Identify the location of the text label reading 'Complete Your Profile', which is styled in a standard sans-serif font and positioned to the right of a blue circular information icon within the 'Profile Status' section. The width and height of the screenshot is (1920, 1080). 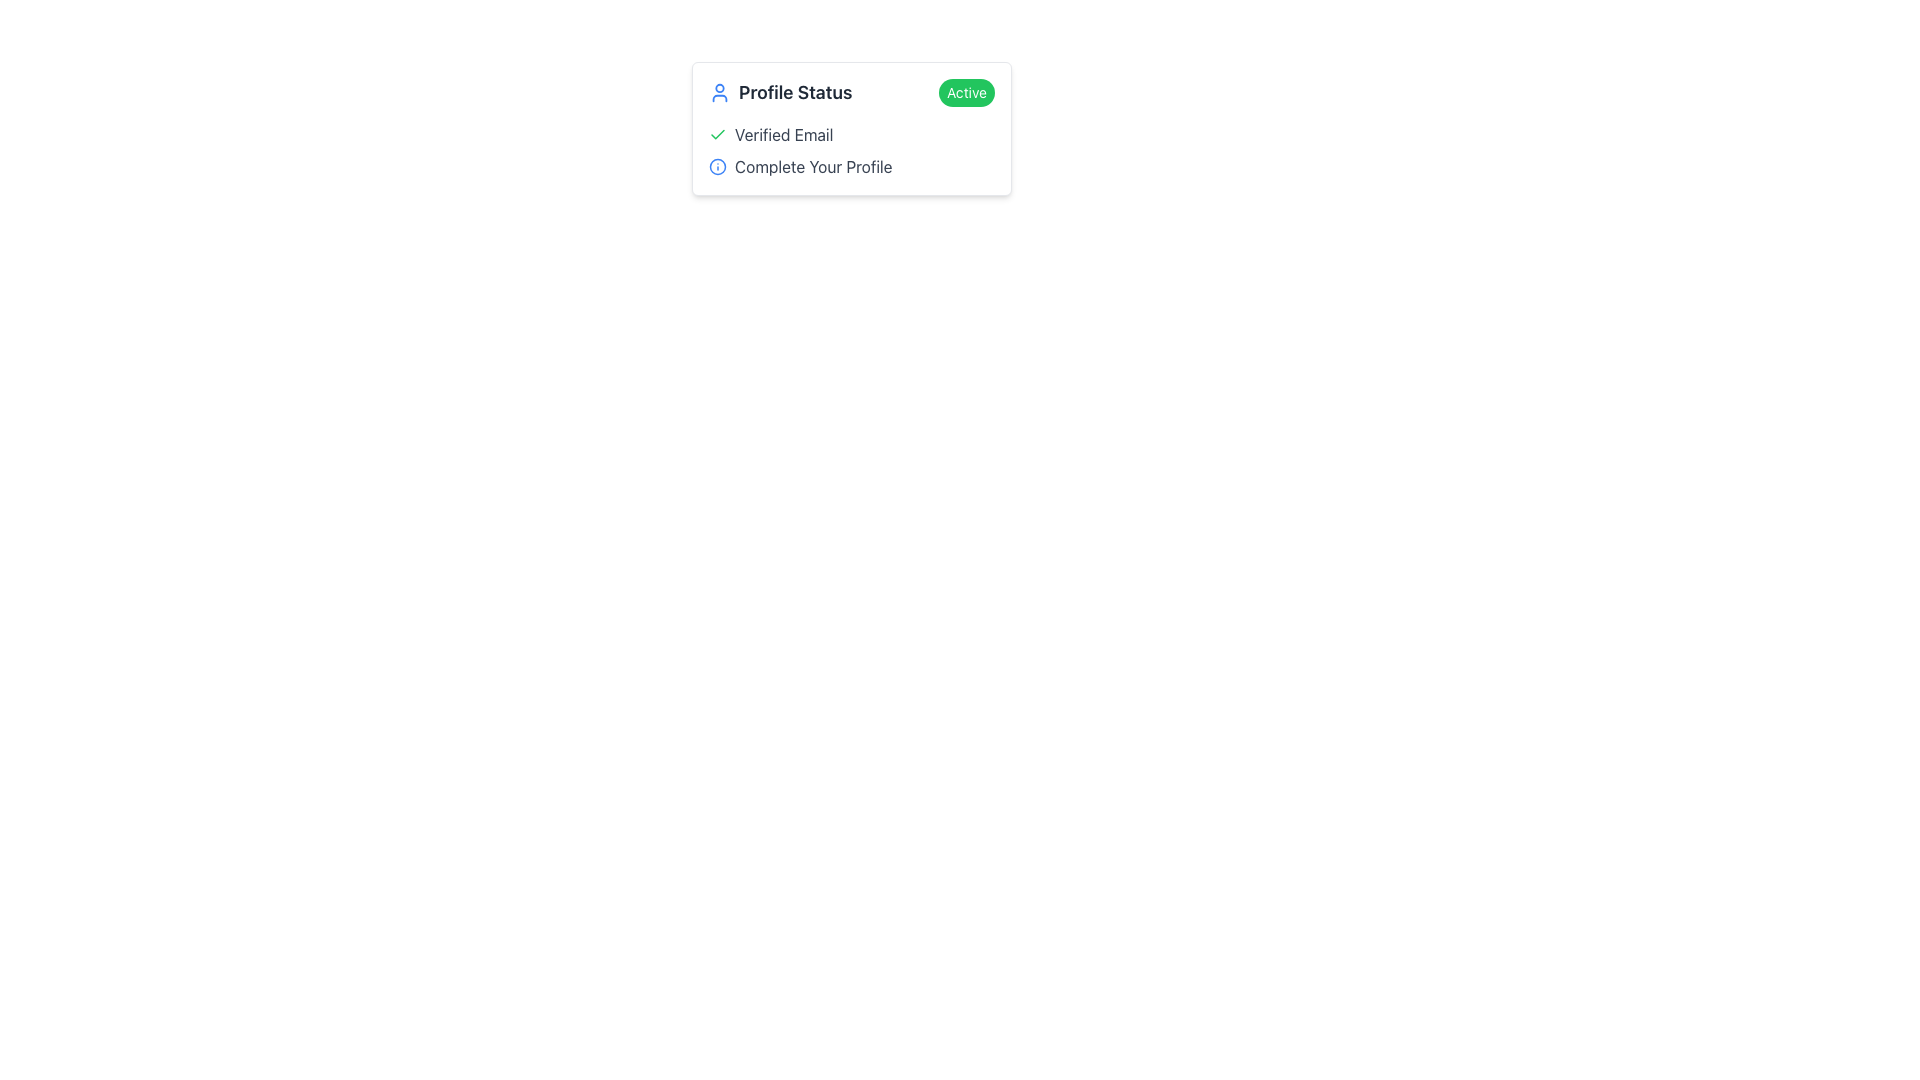
(813, 165).